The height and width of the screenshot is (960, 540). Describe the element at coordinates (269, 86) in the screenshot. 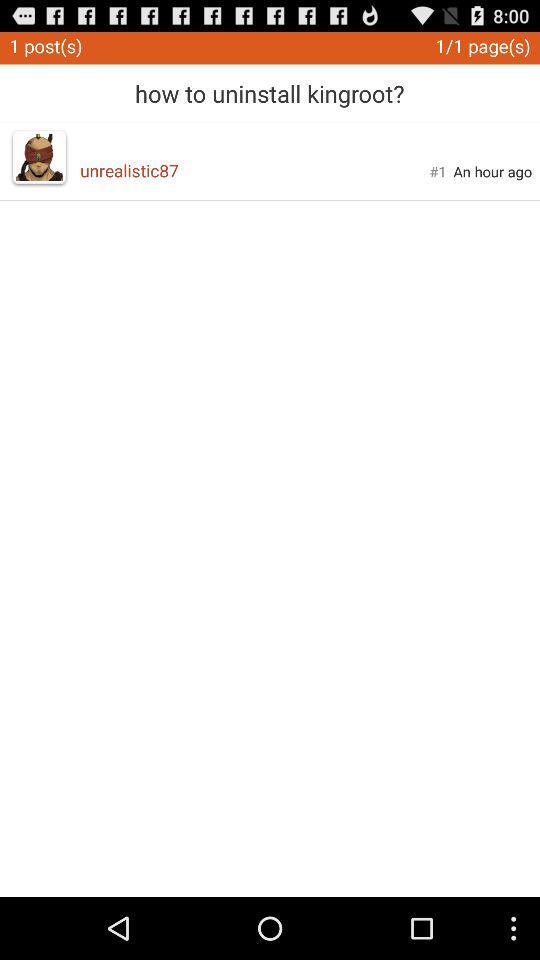

I see `the app to the left of the 1 1 page` at that location.